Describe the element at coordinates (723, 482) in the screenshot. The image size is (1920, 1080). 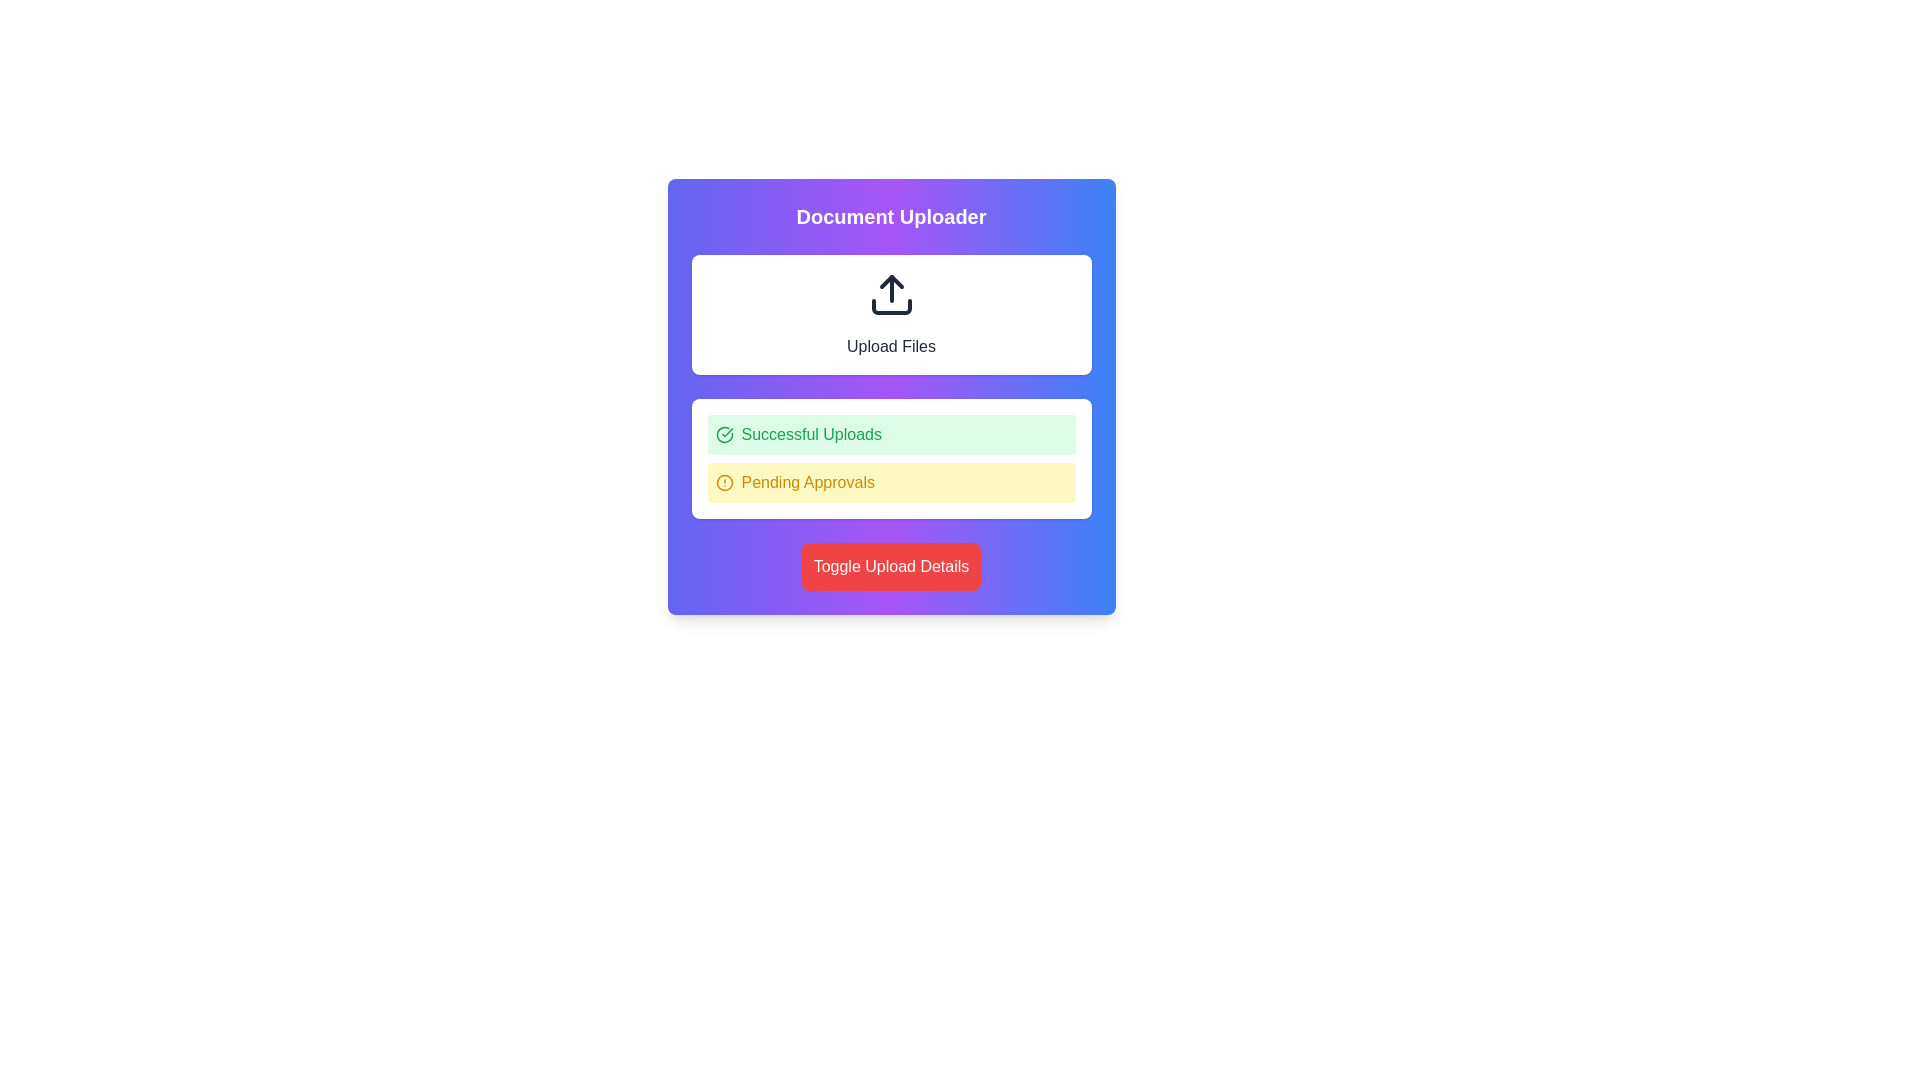
I see `the informational icon represented by a circular SVG graphic located in the 'Pending Approvals' section beside the text content in the notification card` at that location.